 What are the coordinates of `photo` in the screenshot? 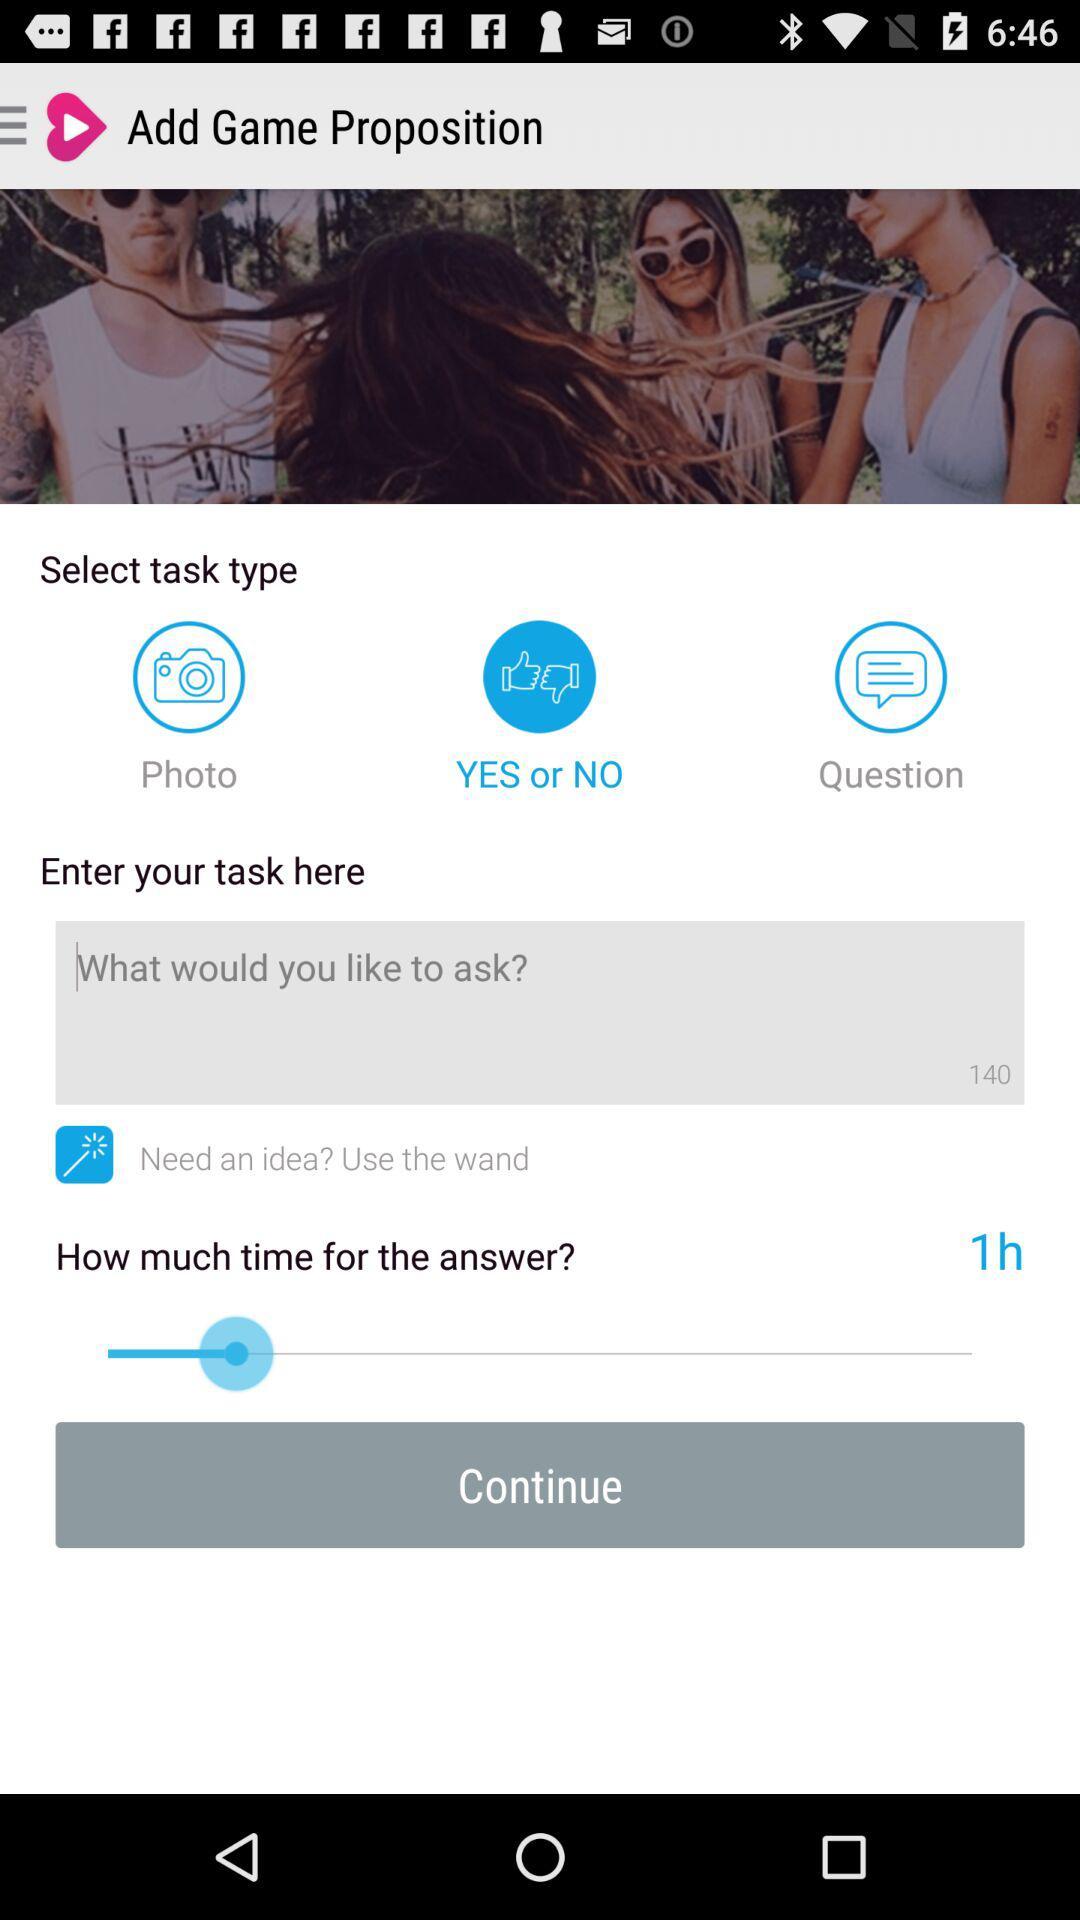 It's located at (189, 708).